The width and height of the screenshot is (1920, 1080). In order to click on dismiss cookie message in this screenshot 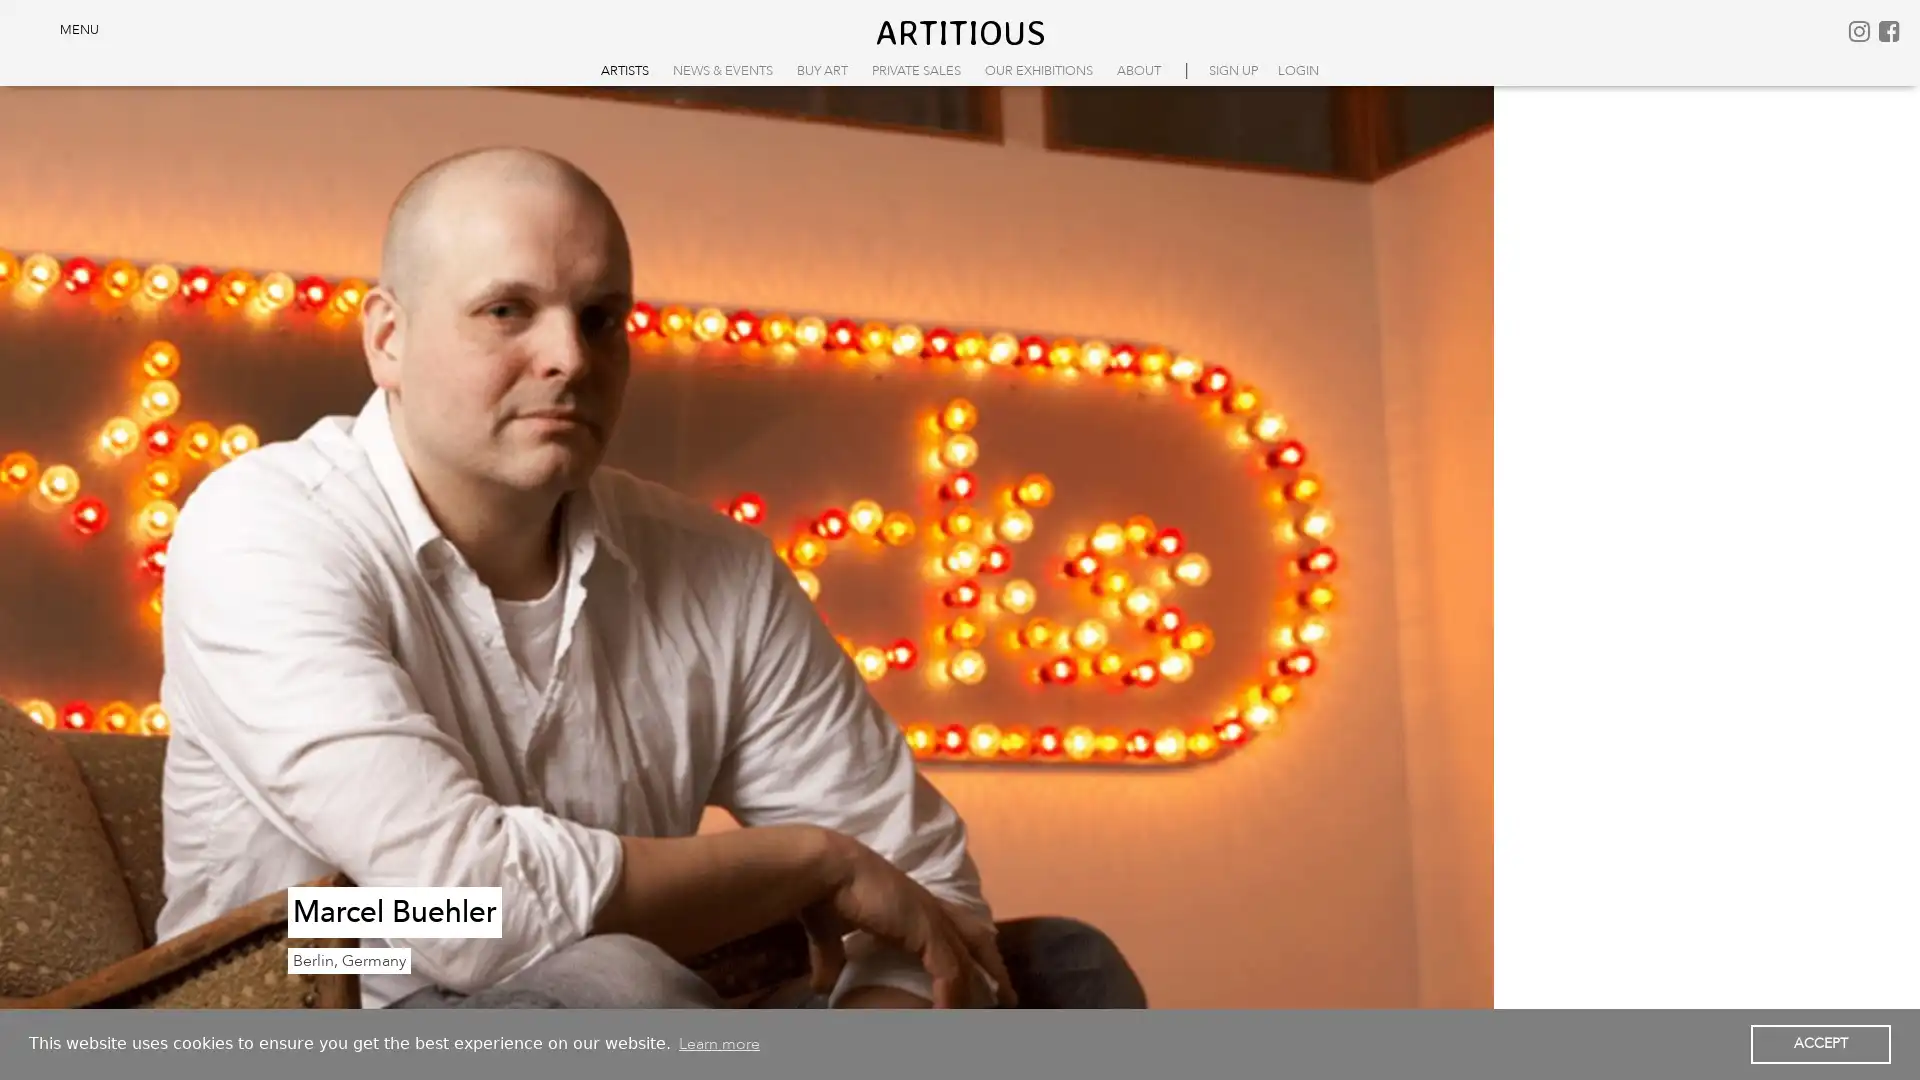, I will do `click(1820, 1043)`.